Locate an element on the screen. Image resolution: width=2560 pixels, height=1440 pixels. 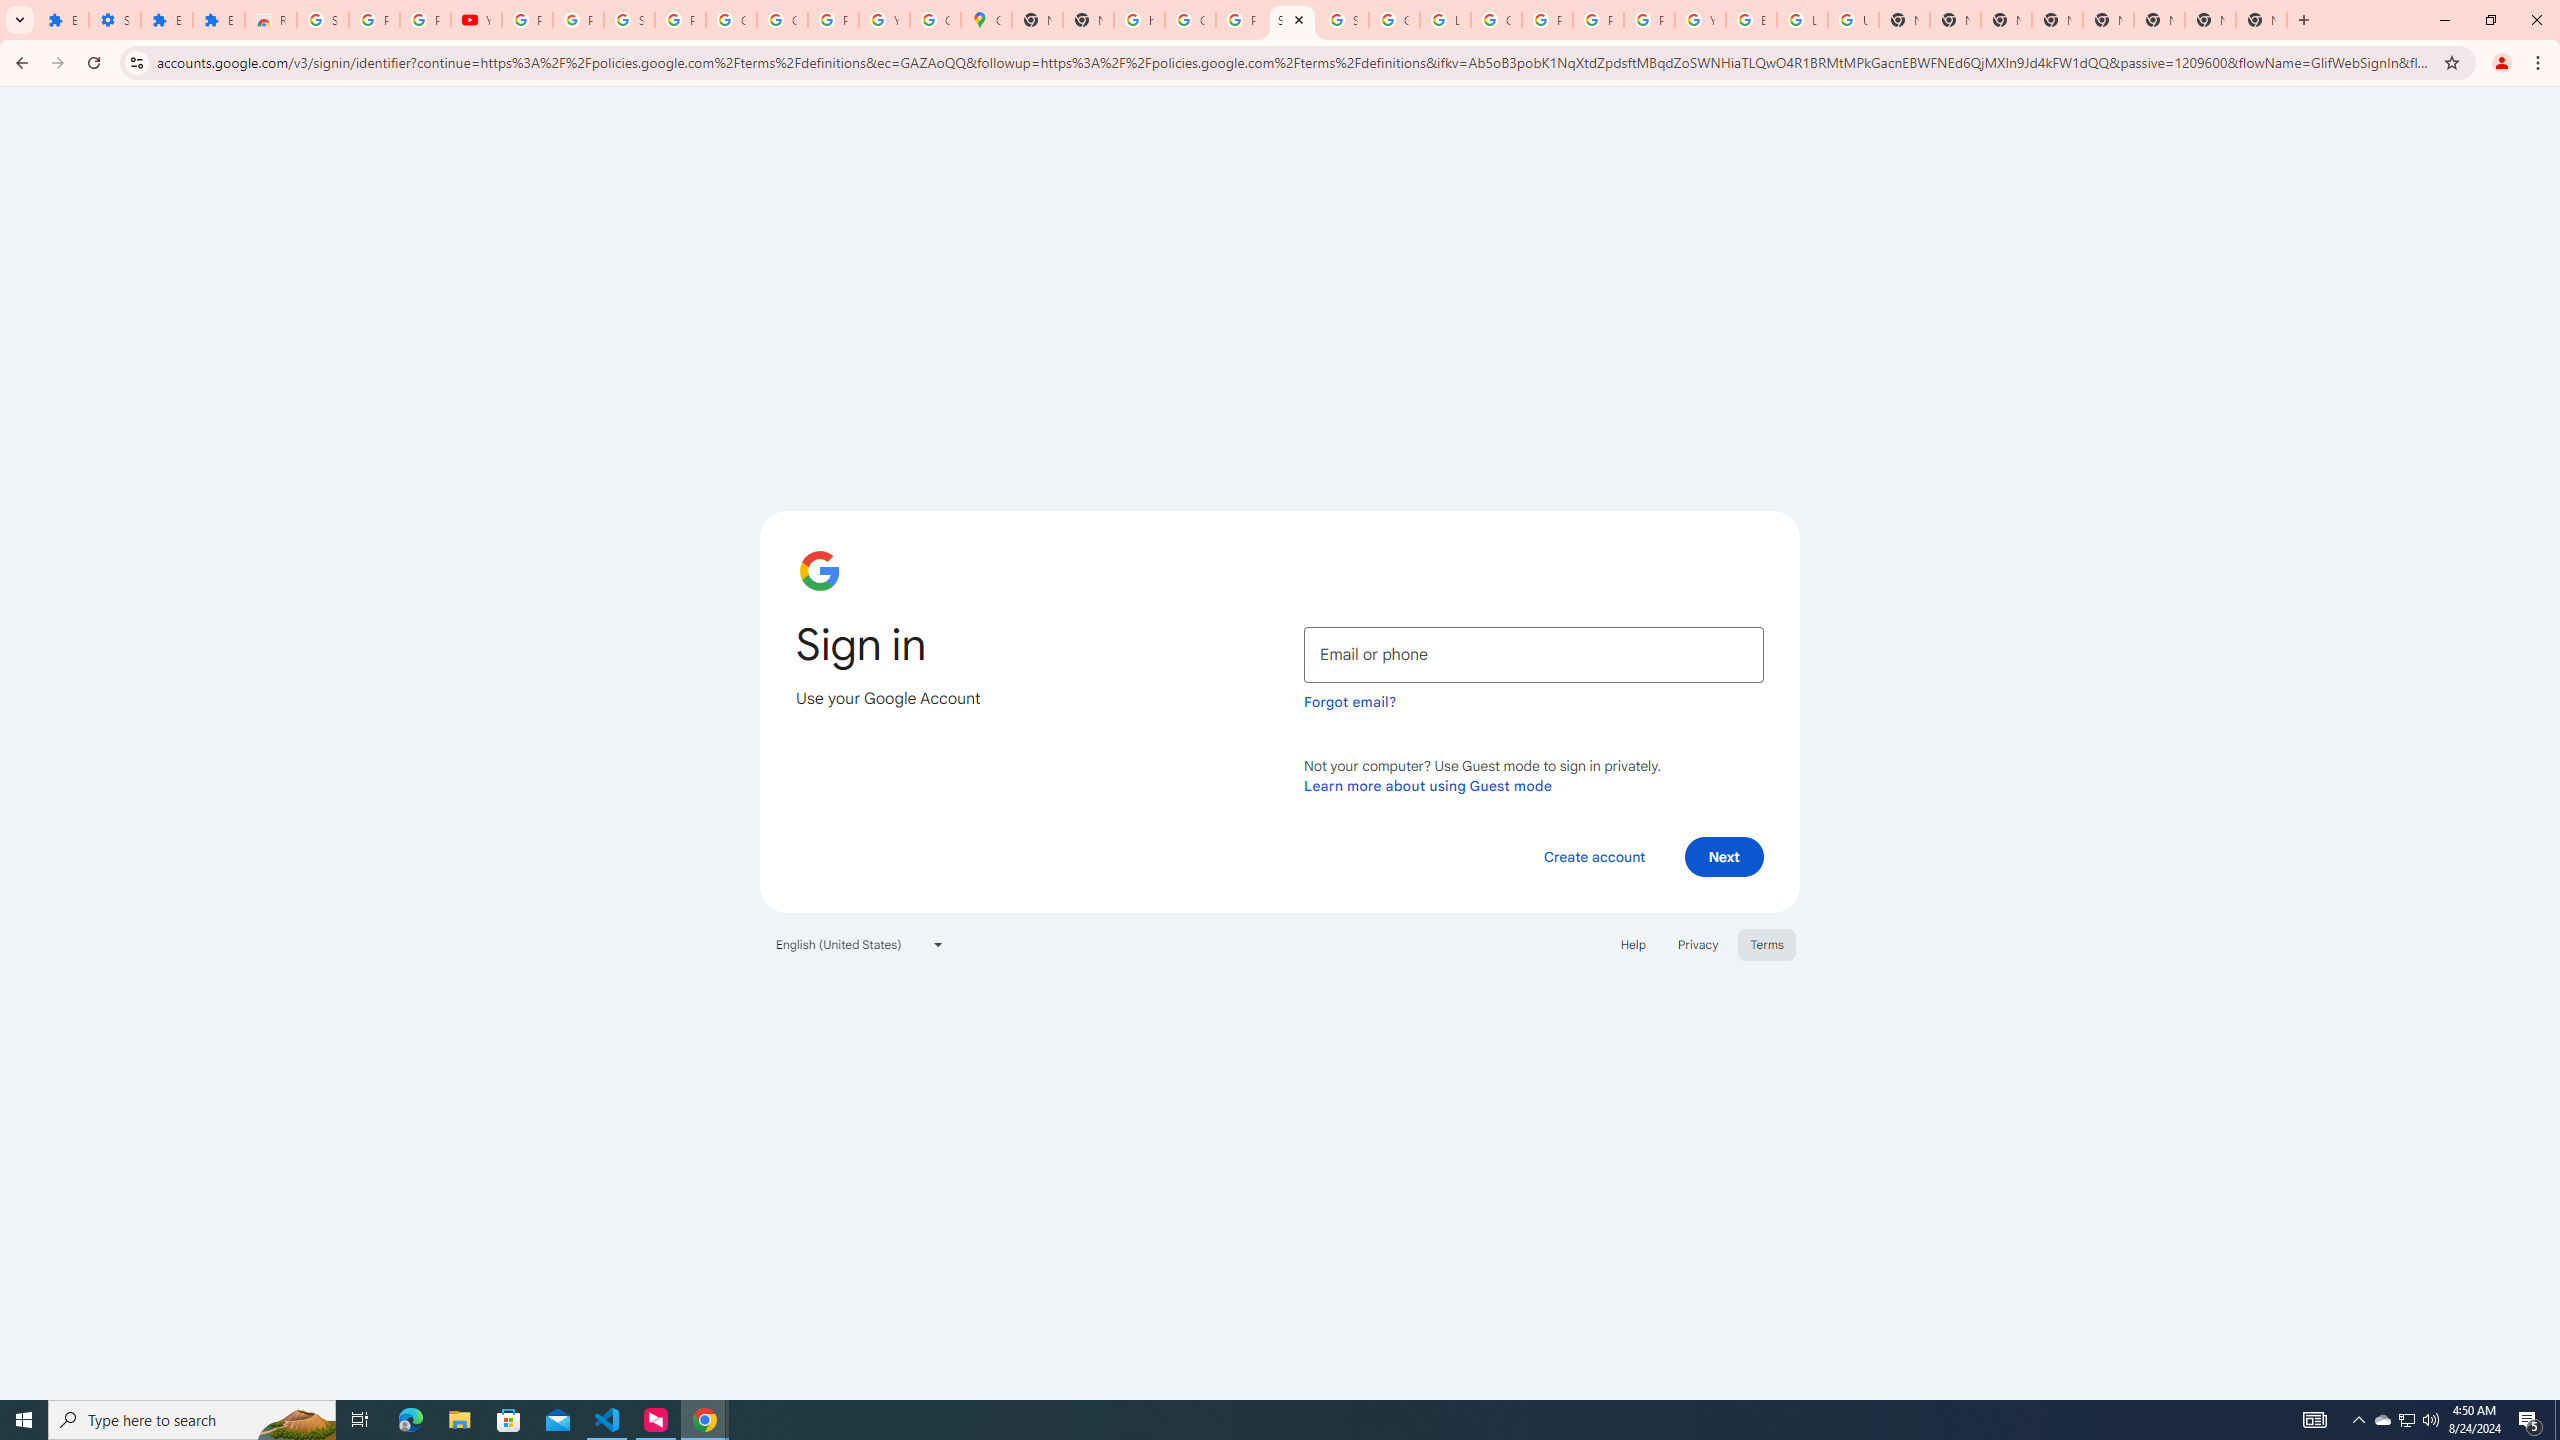
'Settings' is located at coordinates (114, 19).